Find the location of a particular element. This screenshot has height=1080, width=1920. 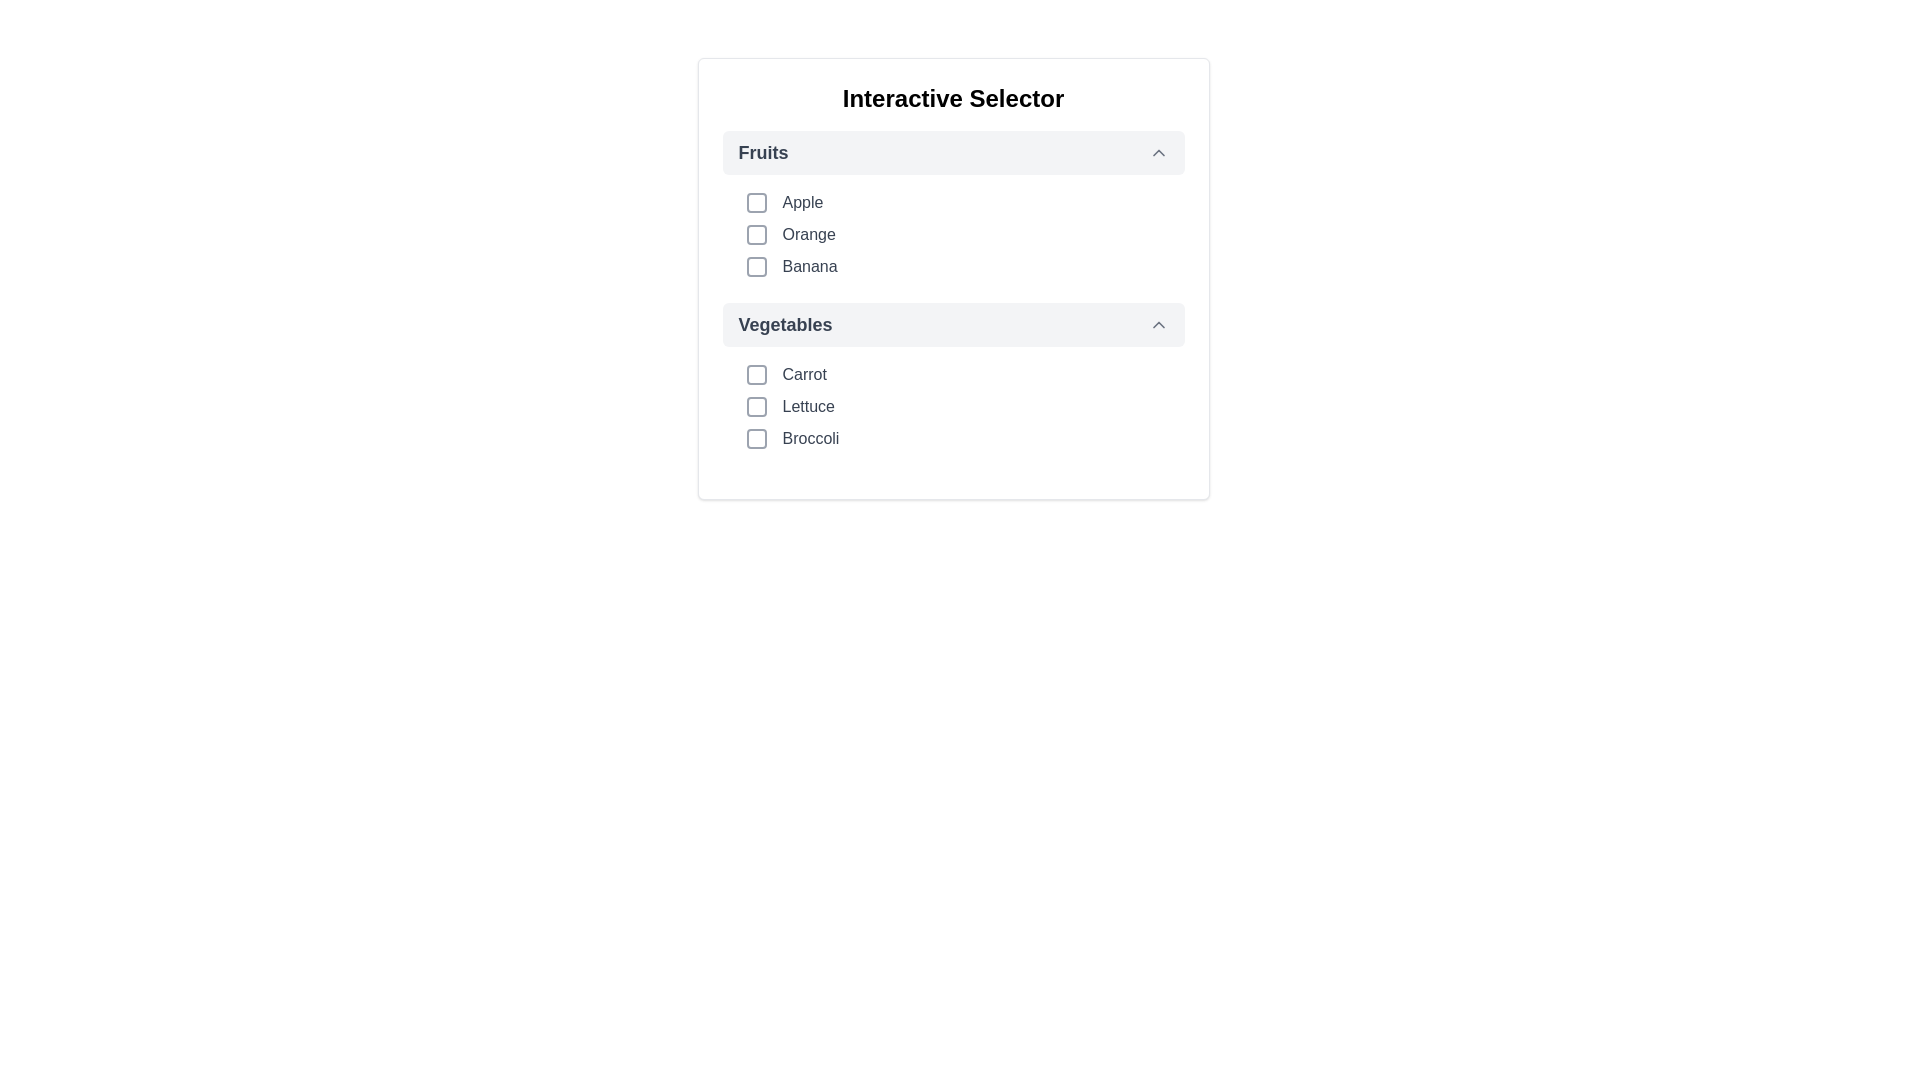

the check icon in the outlined style within the 'Apple' checkbox under the 'Fruits' category to indicate selection is located at coordinates (755, 203).